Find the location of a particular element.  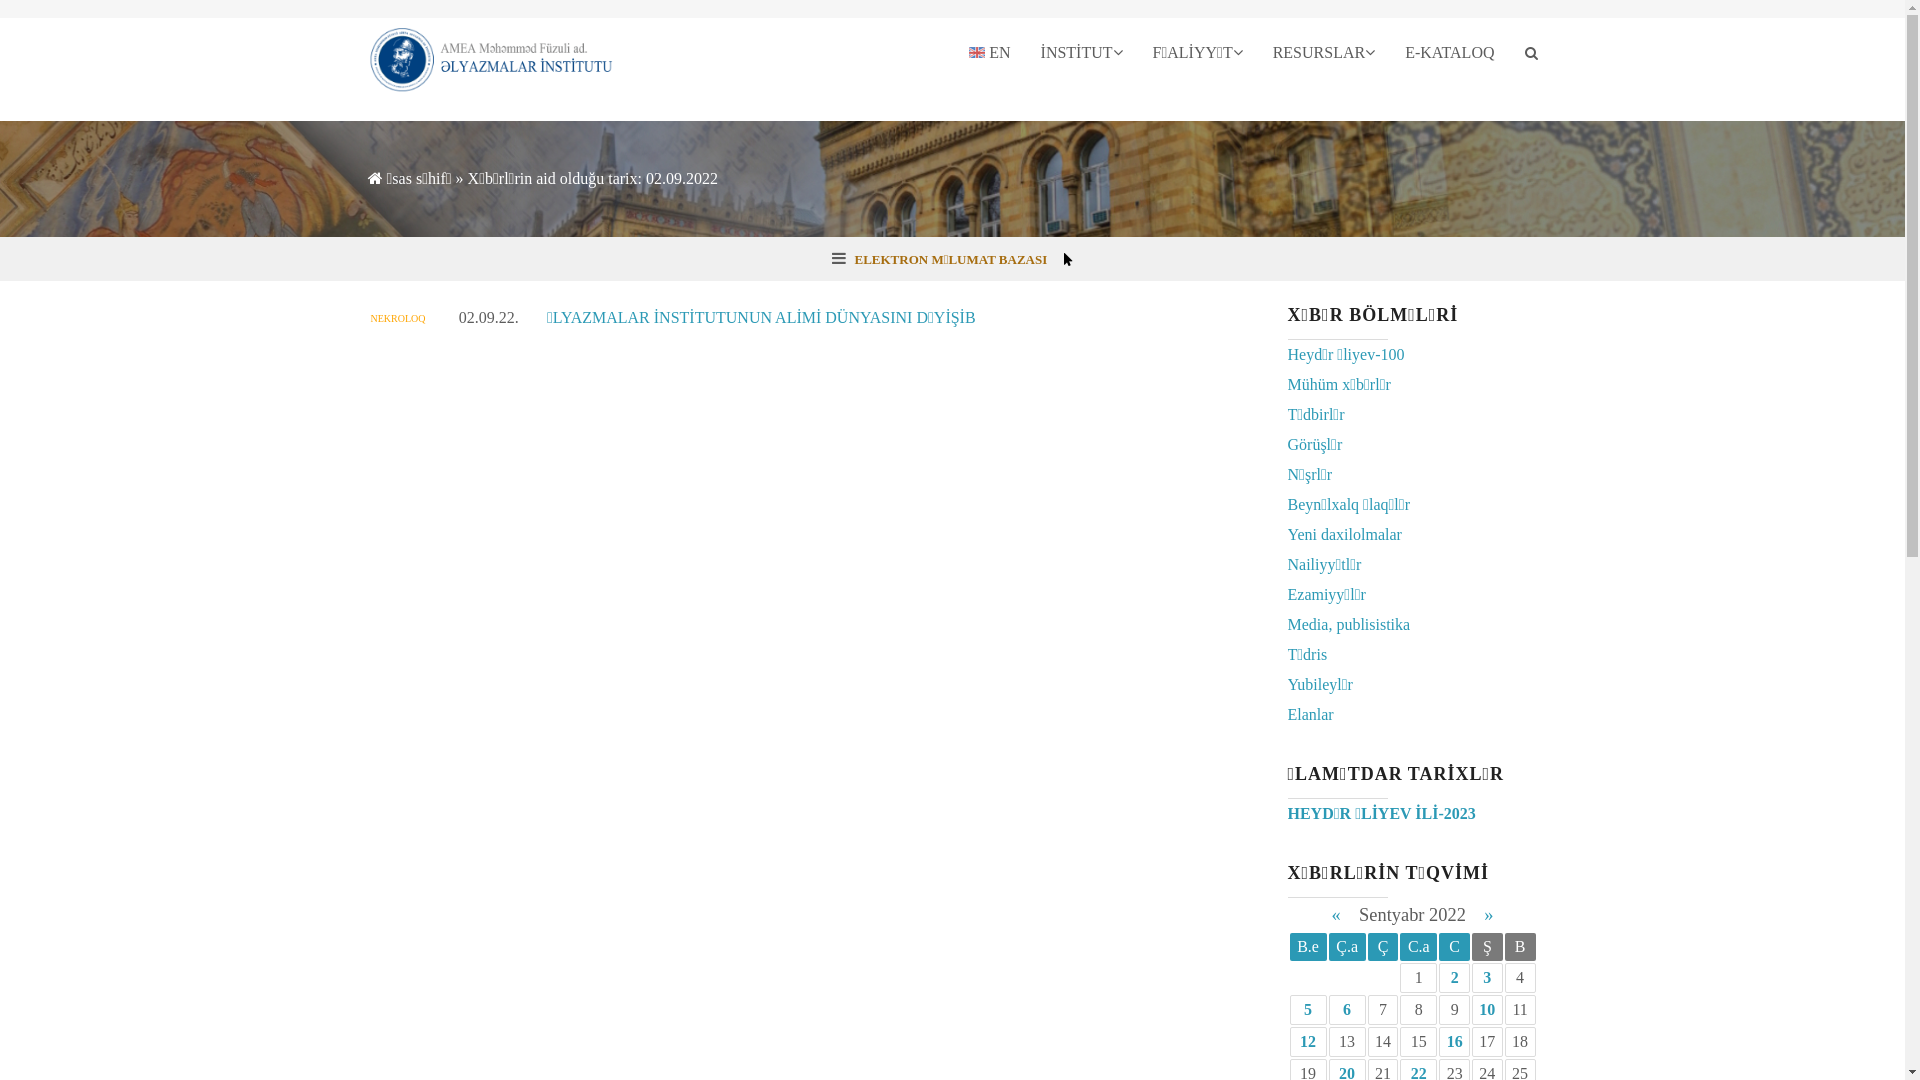

'12' is located at coordinates (1308, 1040).